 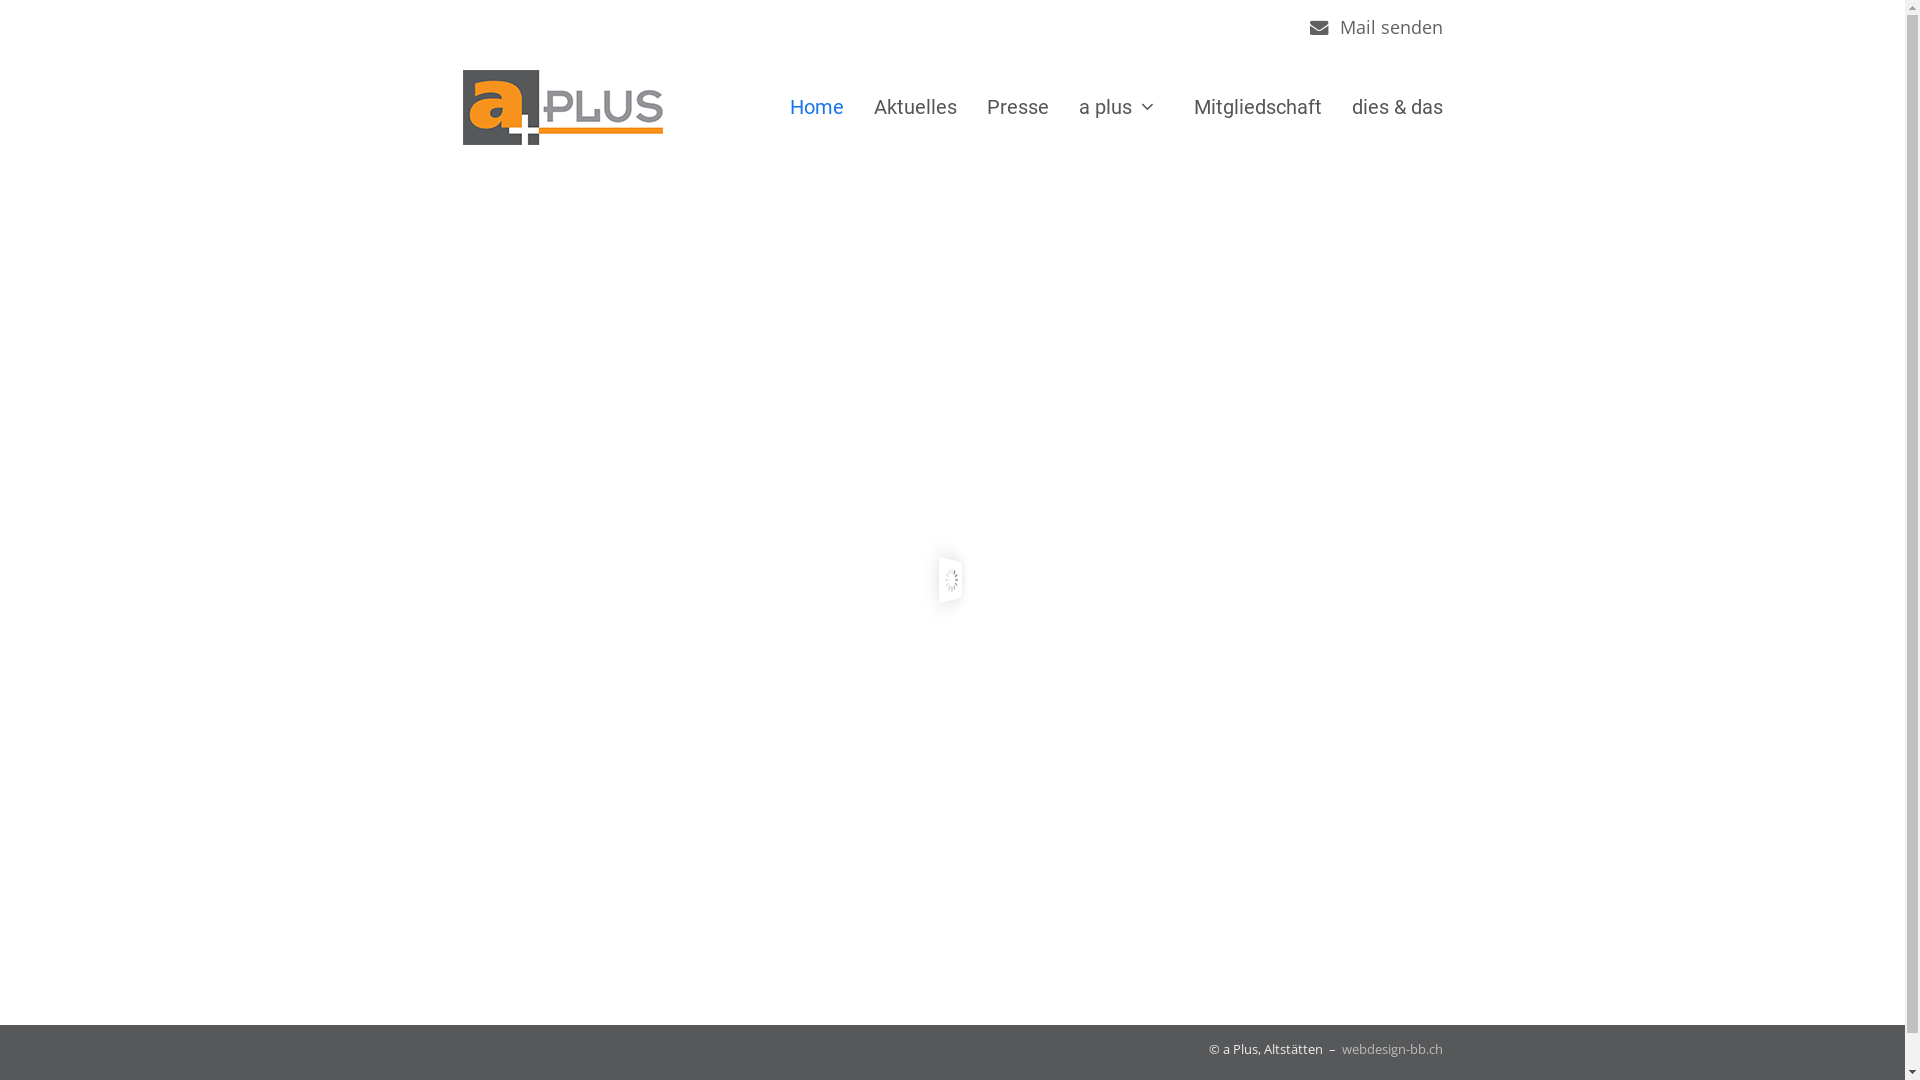 I want to click on 'Mitgliedschaft', so click(x=1256, y=107).